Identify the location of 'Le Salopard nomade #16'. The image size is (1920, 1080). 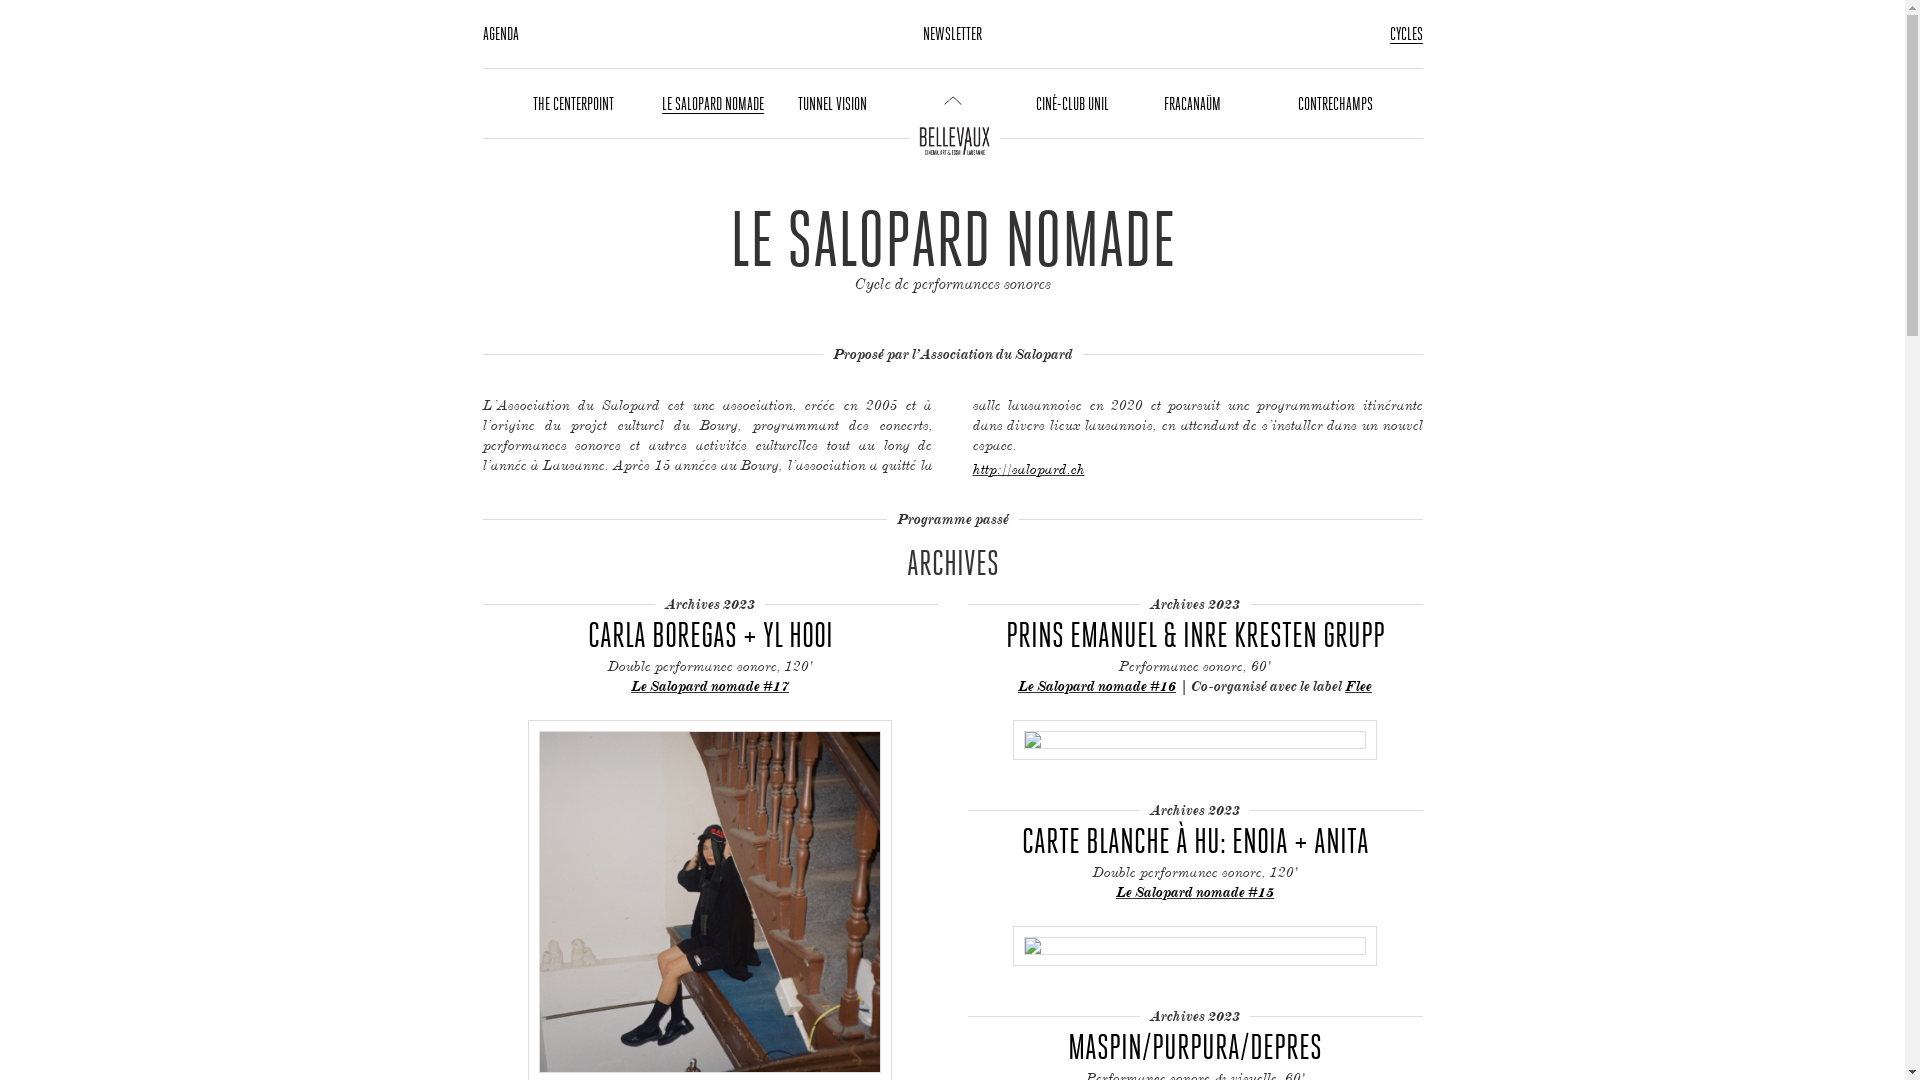
(1017, 684).